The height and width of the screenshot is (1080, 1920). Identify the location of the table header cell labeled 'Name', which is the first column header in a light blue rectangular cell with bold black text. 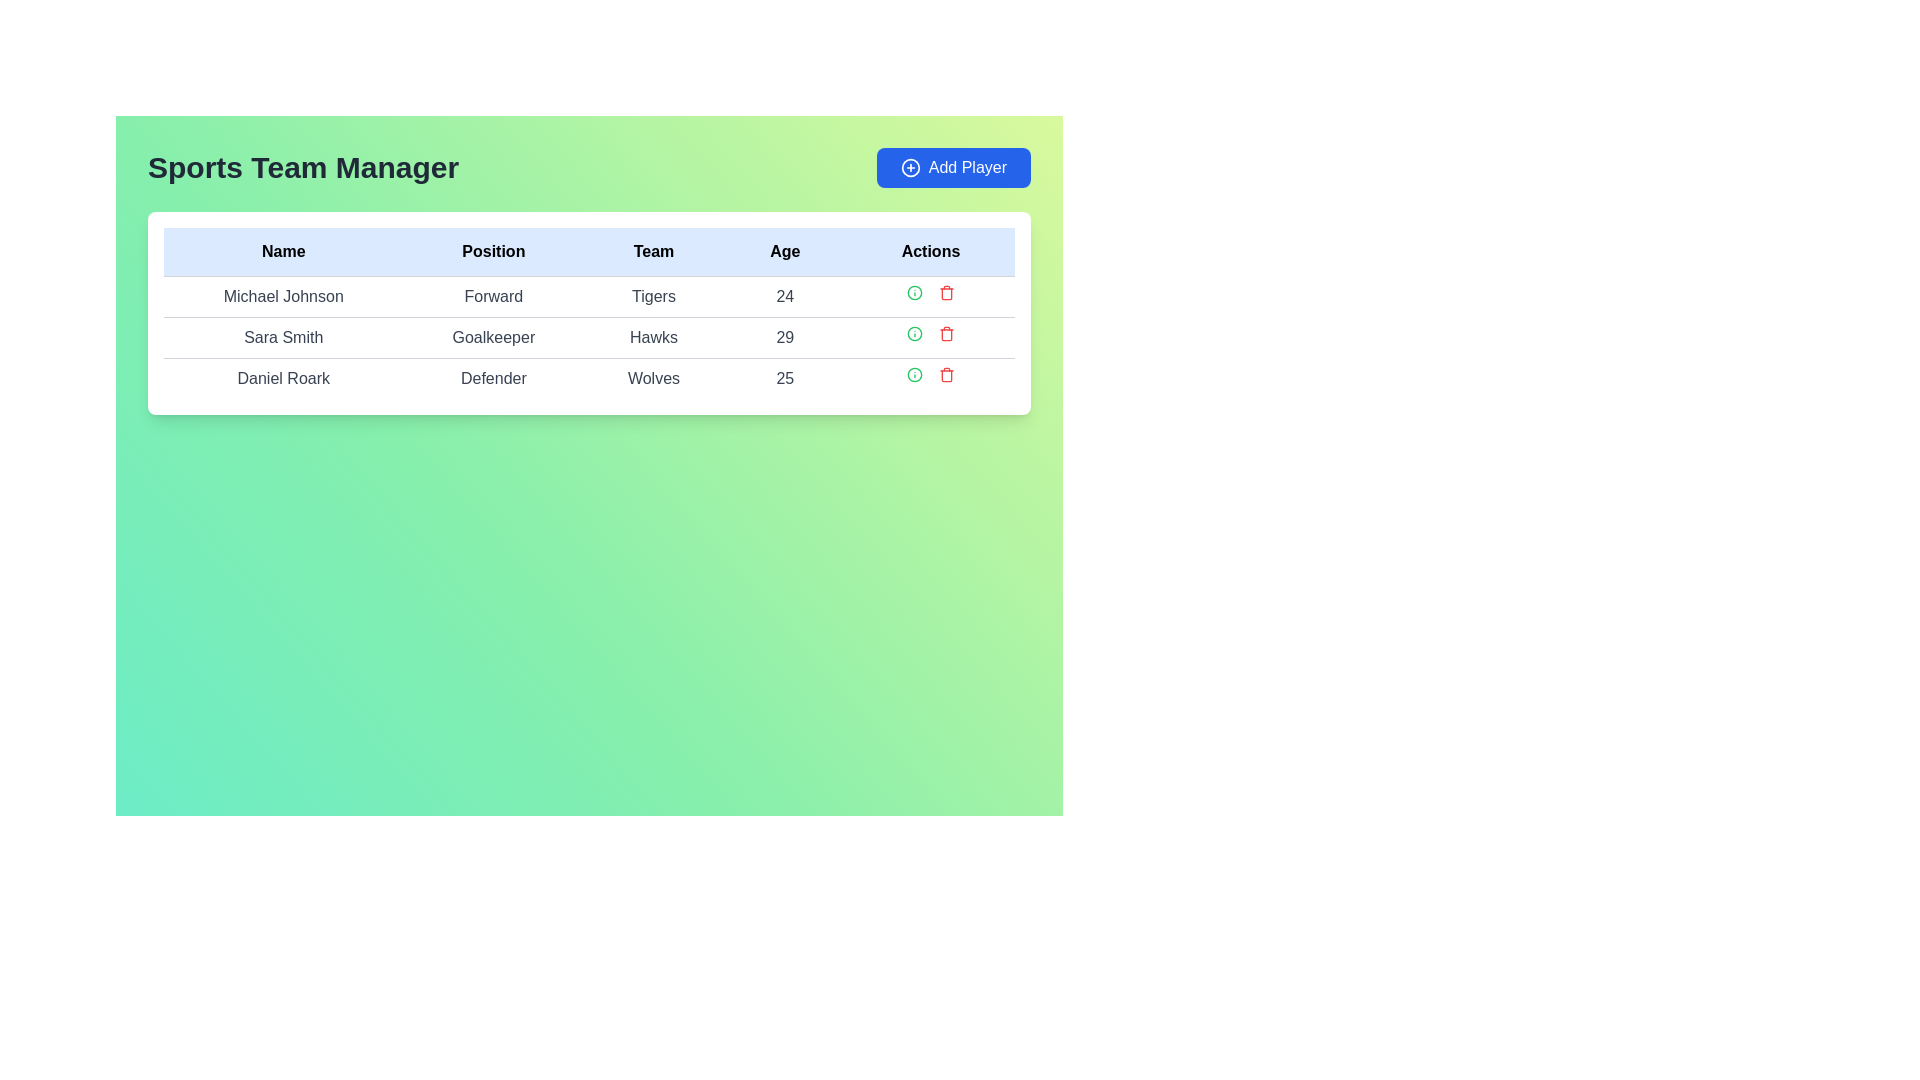
(282, 251).